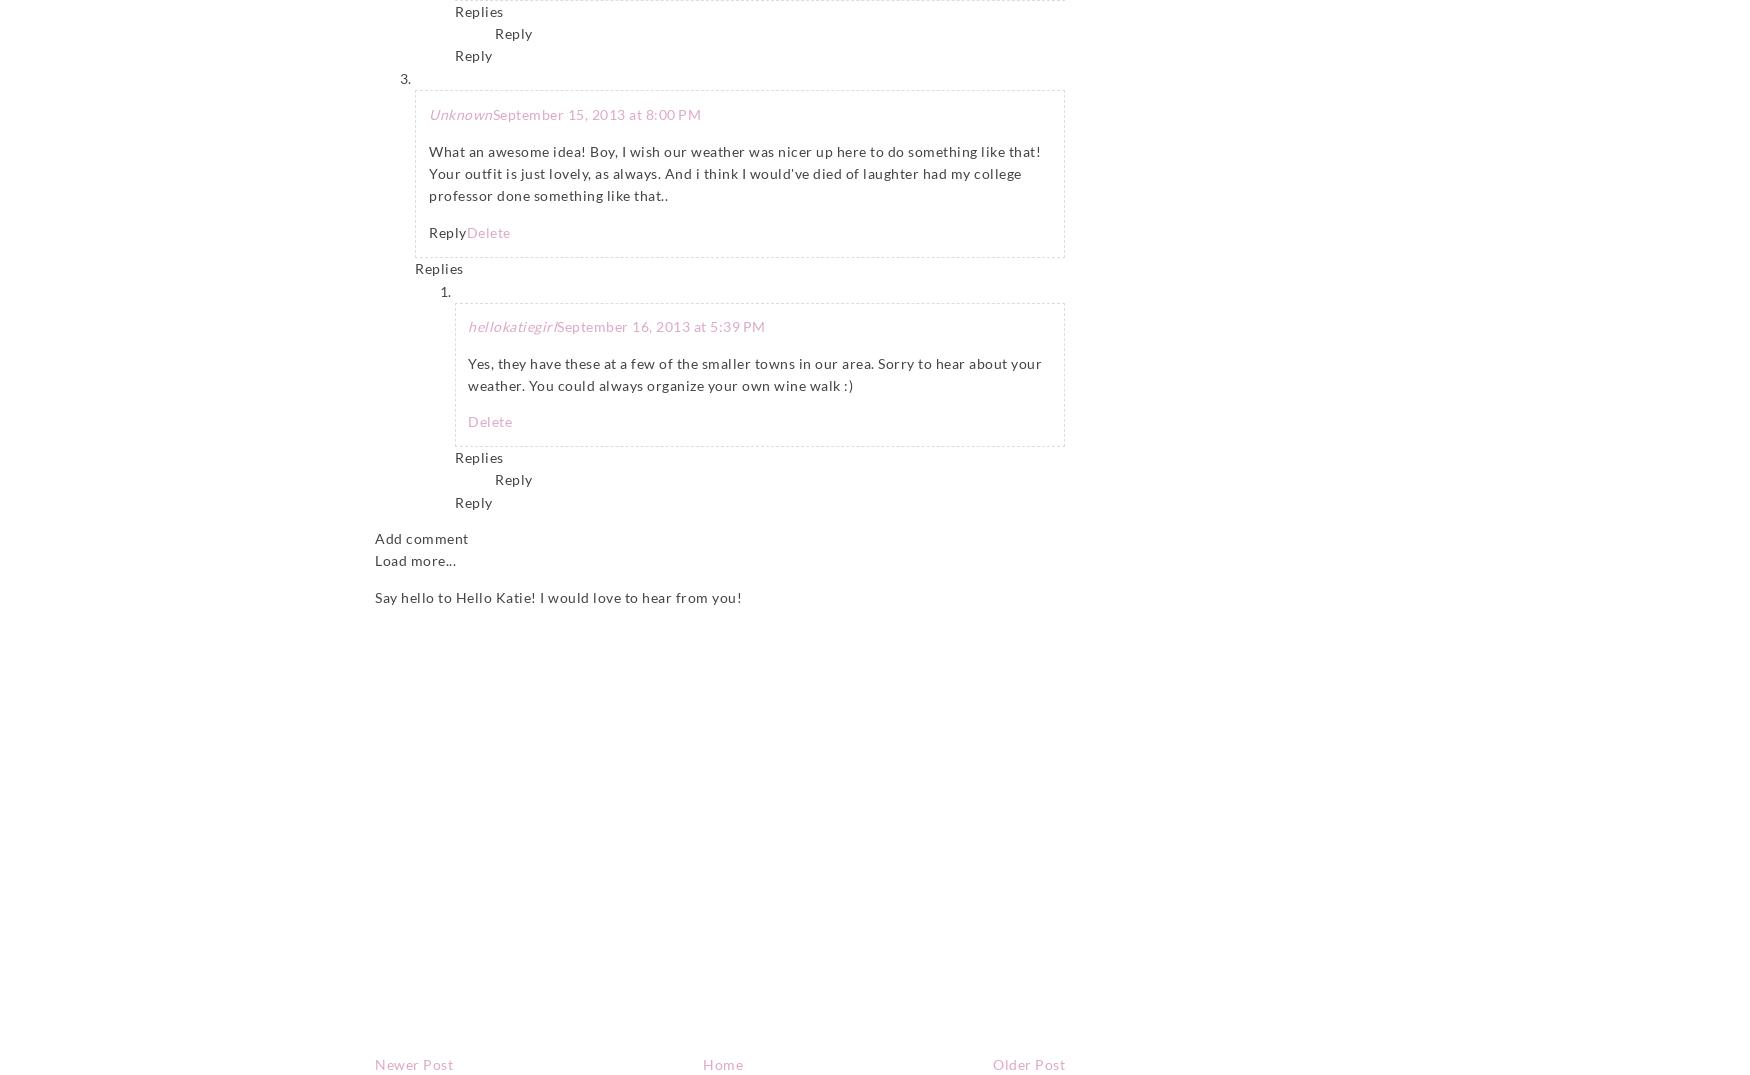  What do you see at coordinates (375, 538) in the screenshot?
I see `'Add comment'` at bounding box center [375, 538].